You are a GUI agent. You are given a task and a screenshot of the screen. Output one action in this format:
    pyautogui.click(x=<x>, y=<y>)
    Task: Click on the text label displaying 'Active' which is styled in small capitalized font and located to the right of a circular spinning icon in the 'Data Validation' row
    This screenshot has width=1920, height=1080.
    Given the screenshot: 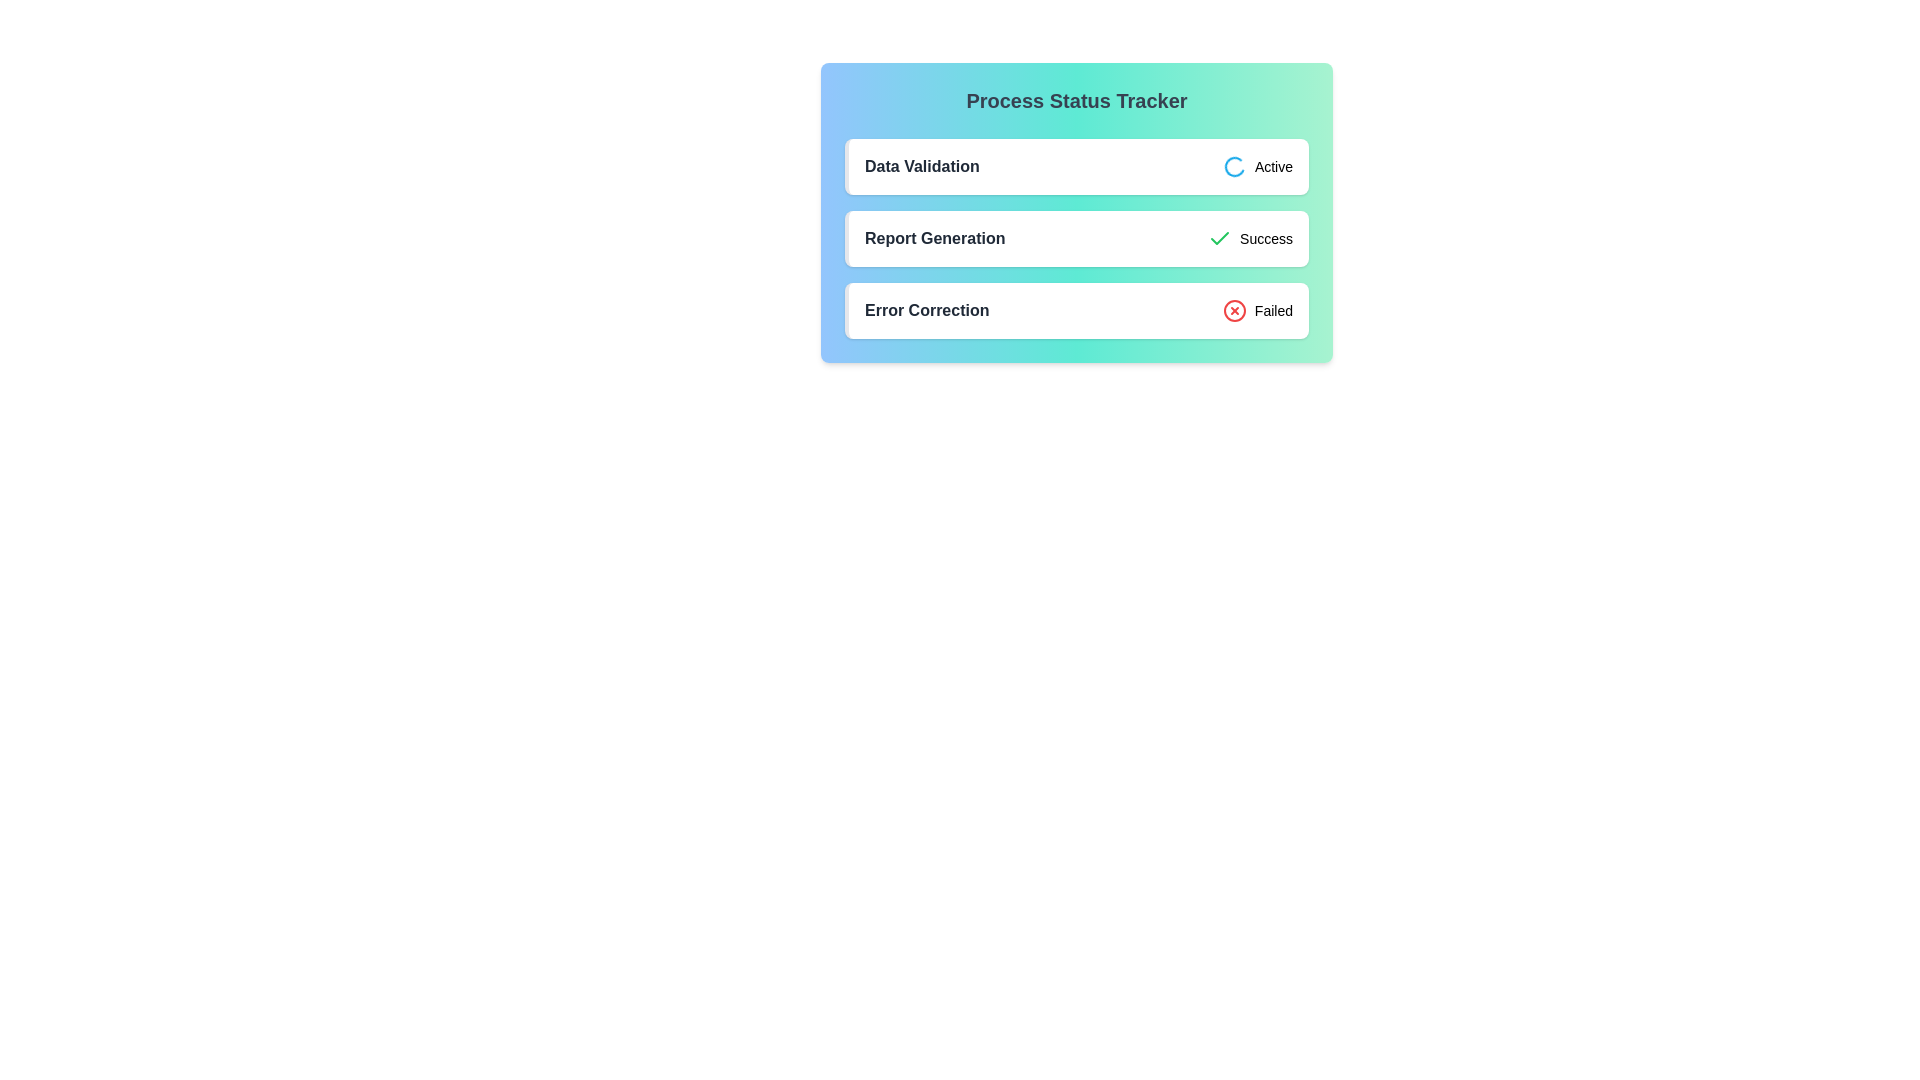 What is the action you would take?
    pyautogui.click(x=1272, y=165)
    